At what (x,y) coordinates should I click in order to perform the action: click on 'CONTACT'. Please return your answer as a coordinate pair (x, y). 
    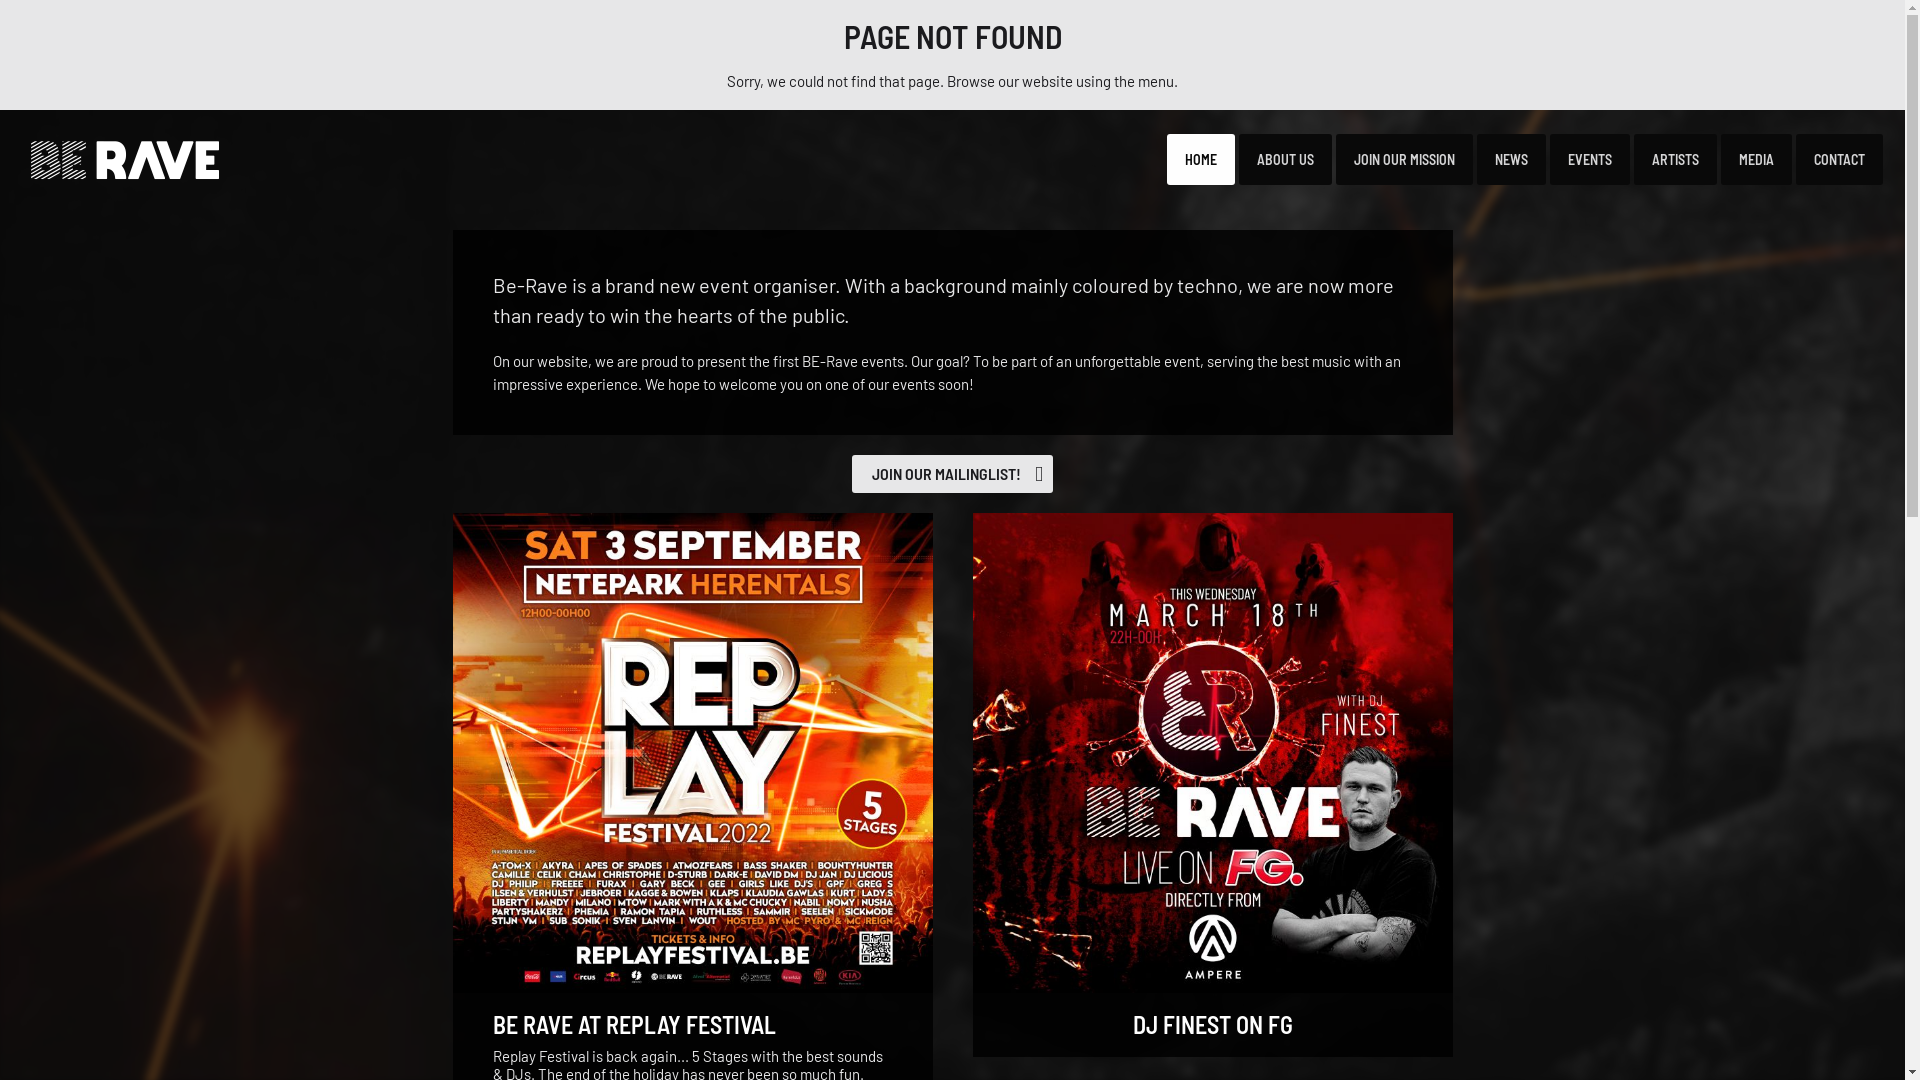
    Looking at the image, I should click on (1795, 158).